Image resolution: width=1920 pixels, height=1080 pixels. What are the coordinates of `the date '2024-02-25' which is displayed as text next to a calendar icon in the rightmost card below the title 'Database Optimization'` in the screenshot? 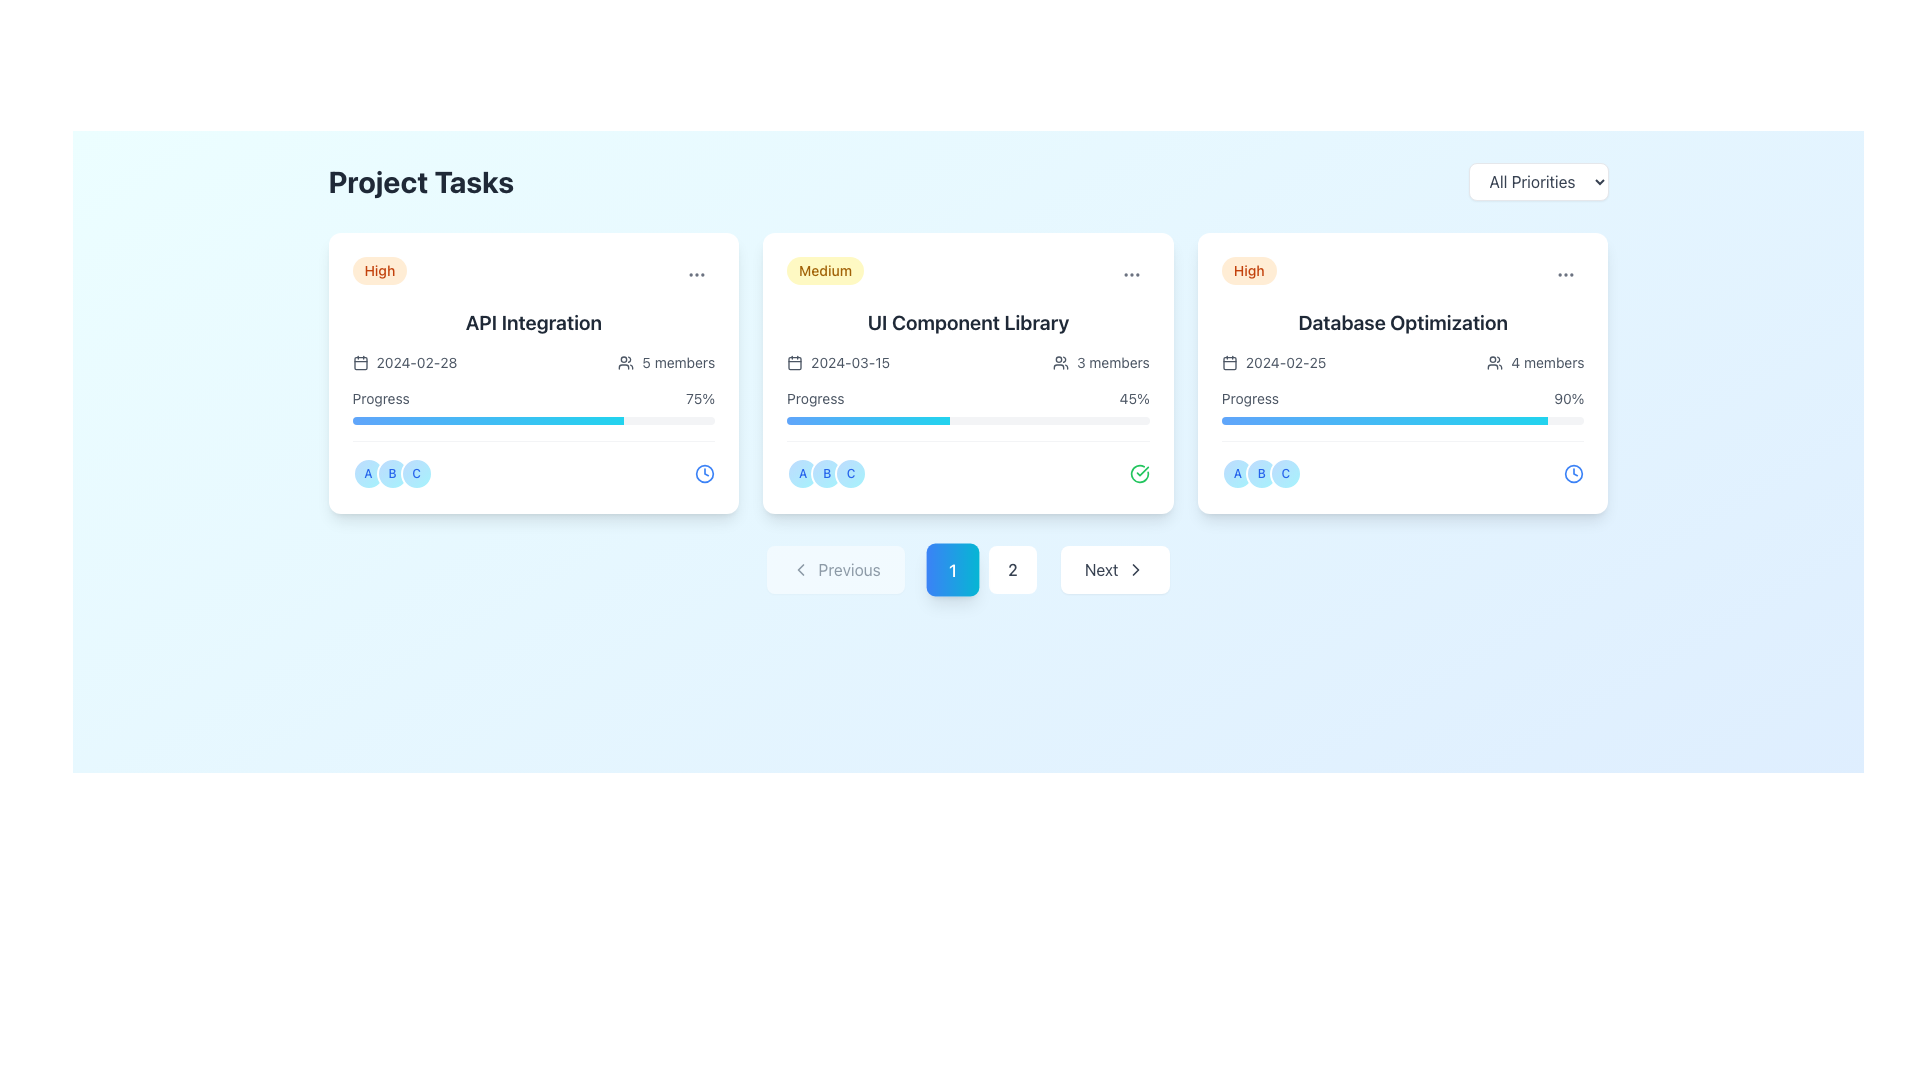 It's located at (1272, 362).